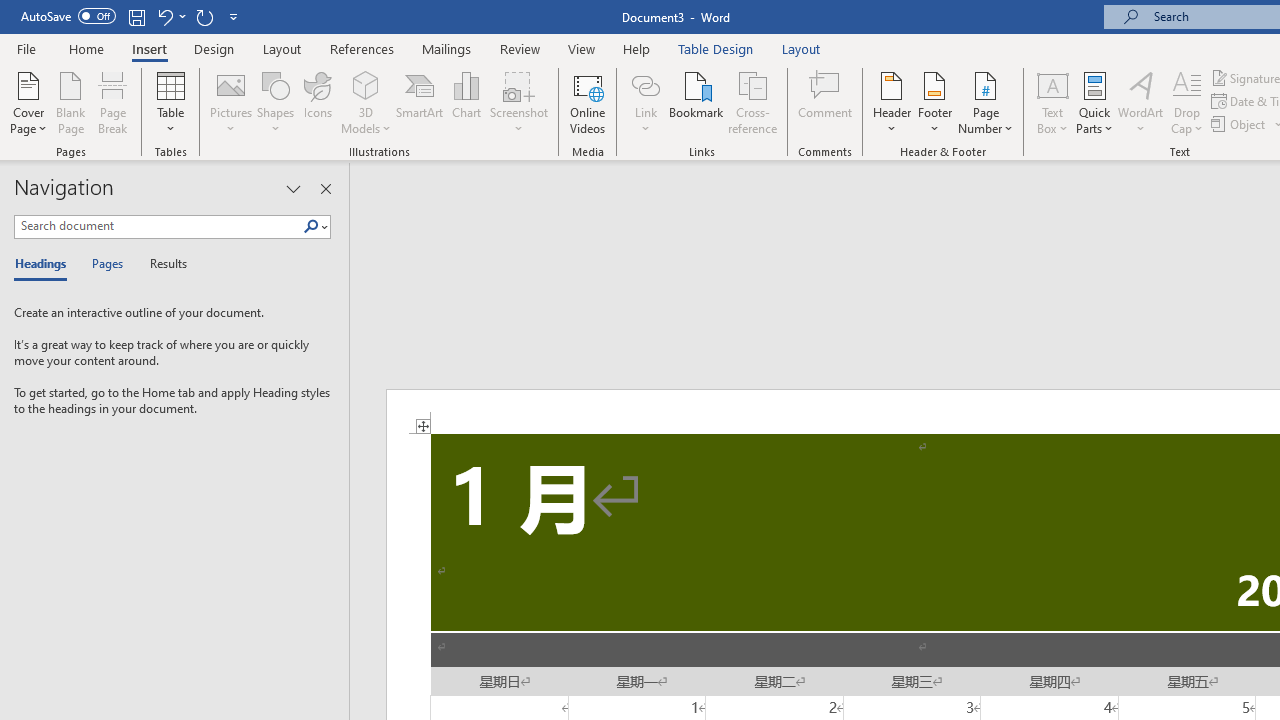  Describe the element at coordinates (446, 48) in the screenshot. I see `'Mailings'` at that location.